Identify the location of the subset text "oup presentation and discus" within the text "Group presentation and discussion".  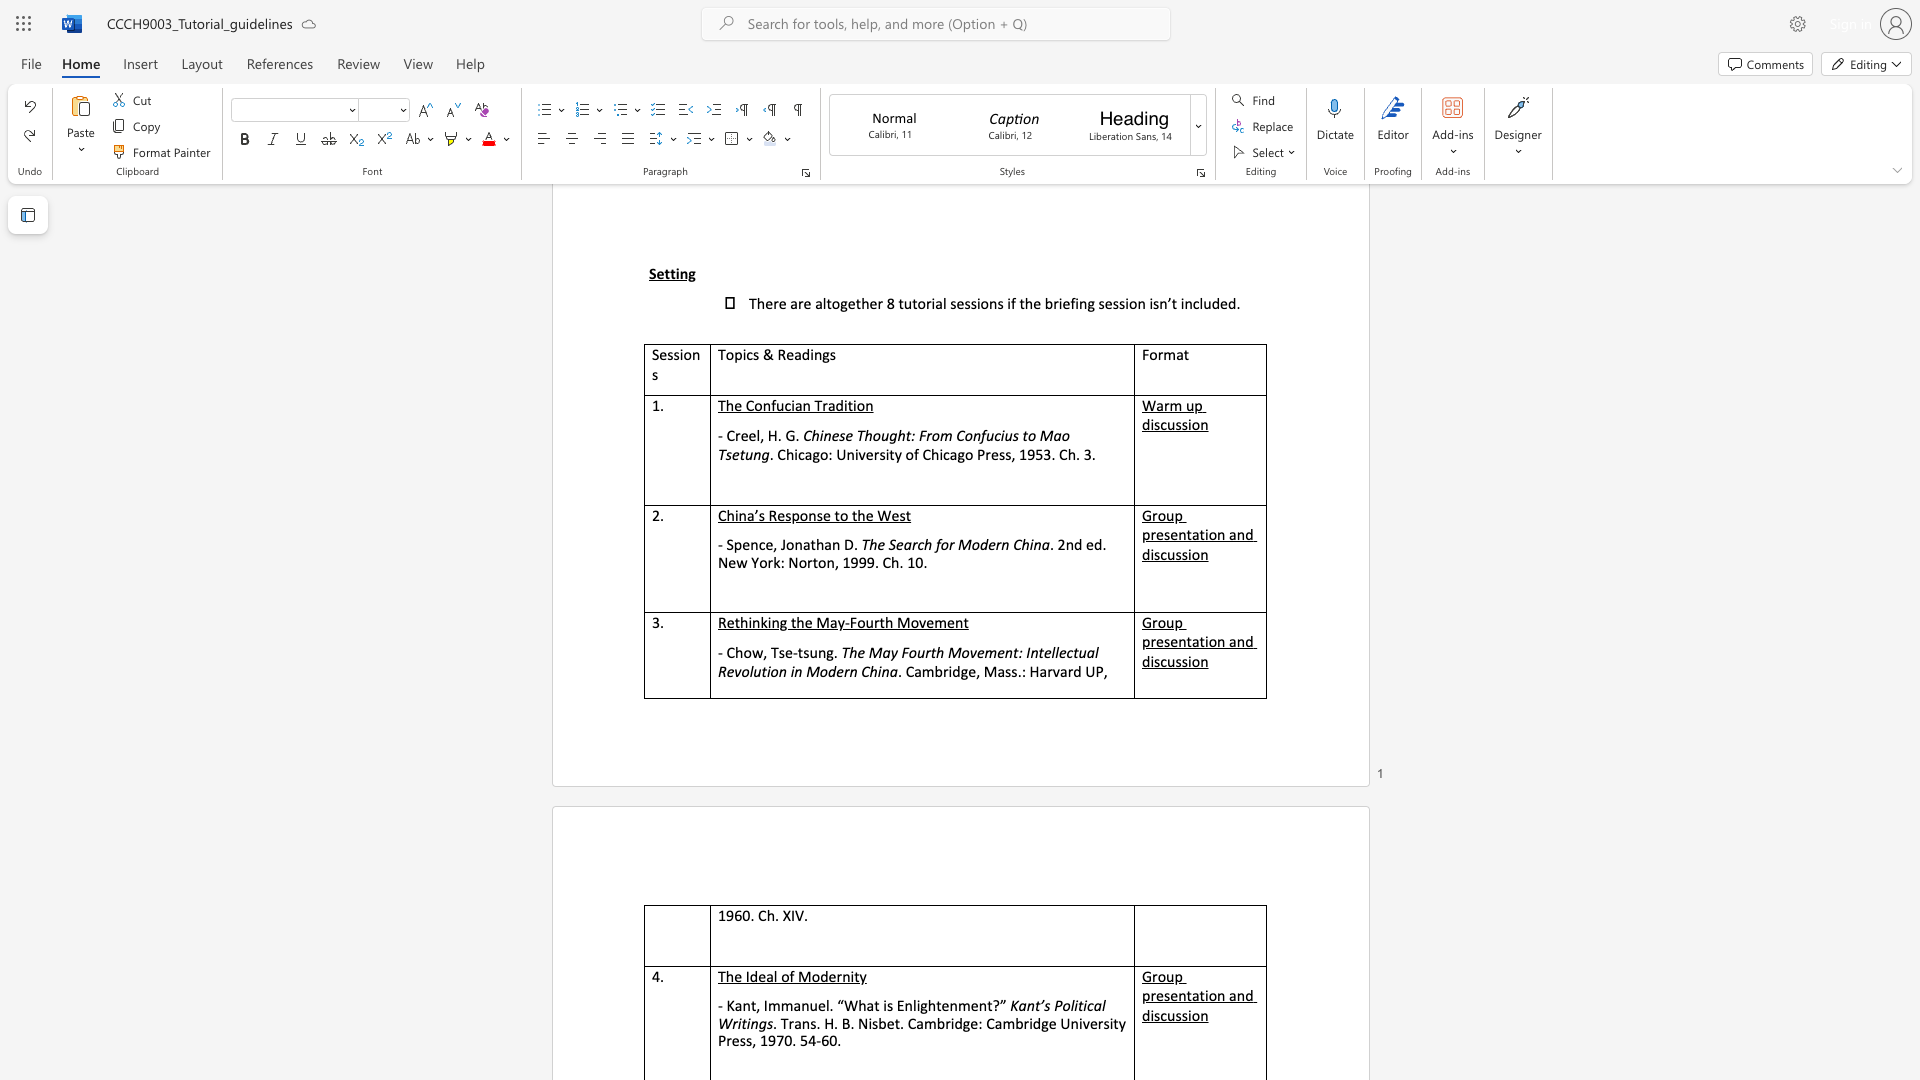
(1157, 975).